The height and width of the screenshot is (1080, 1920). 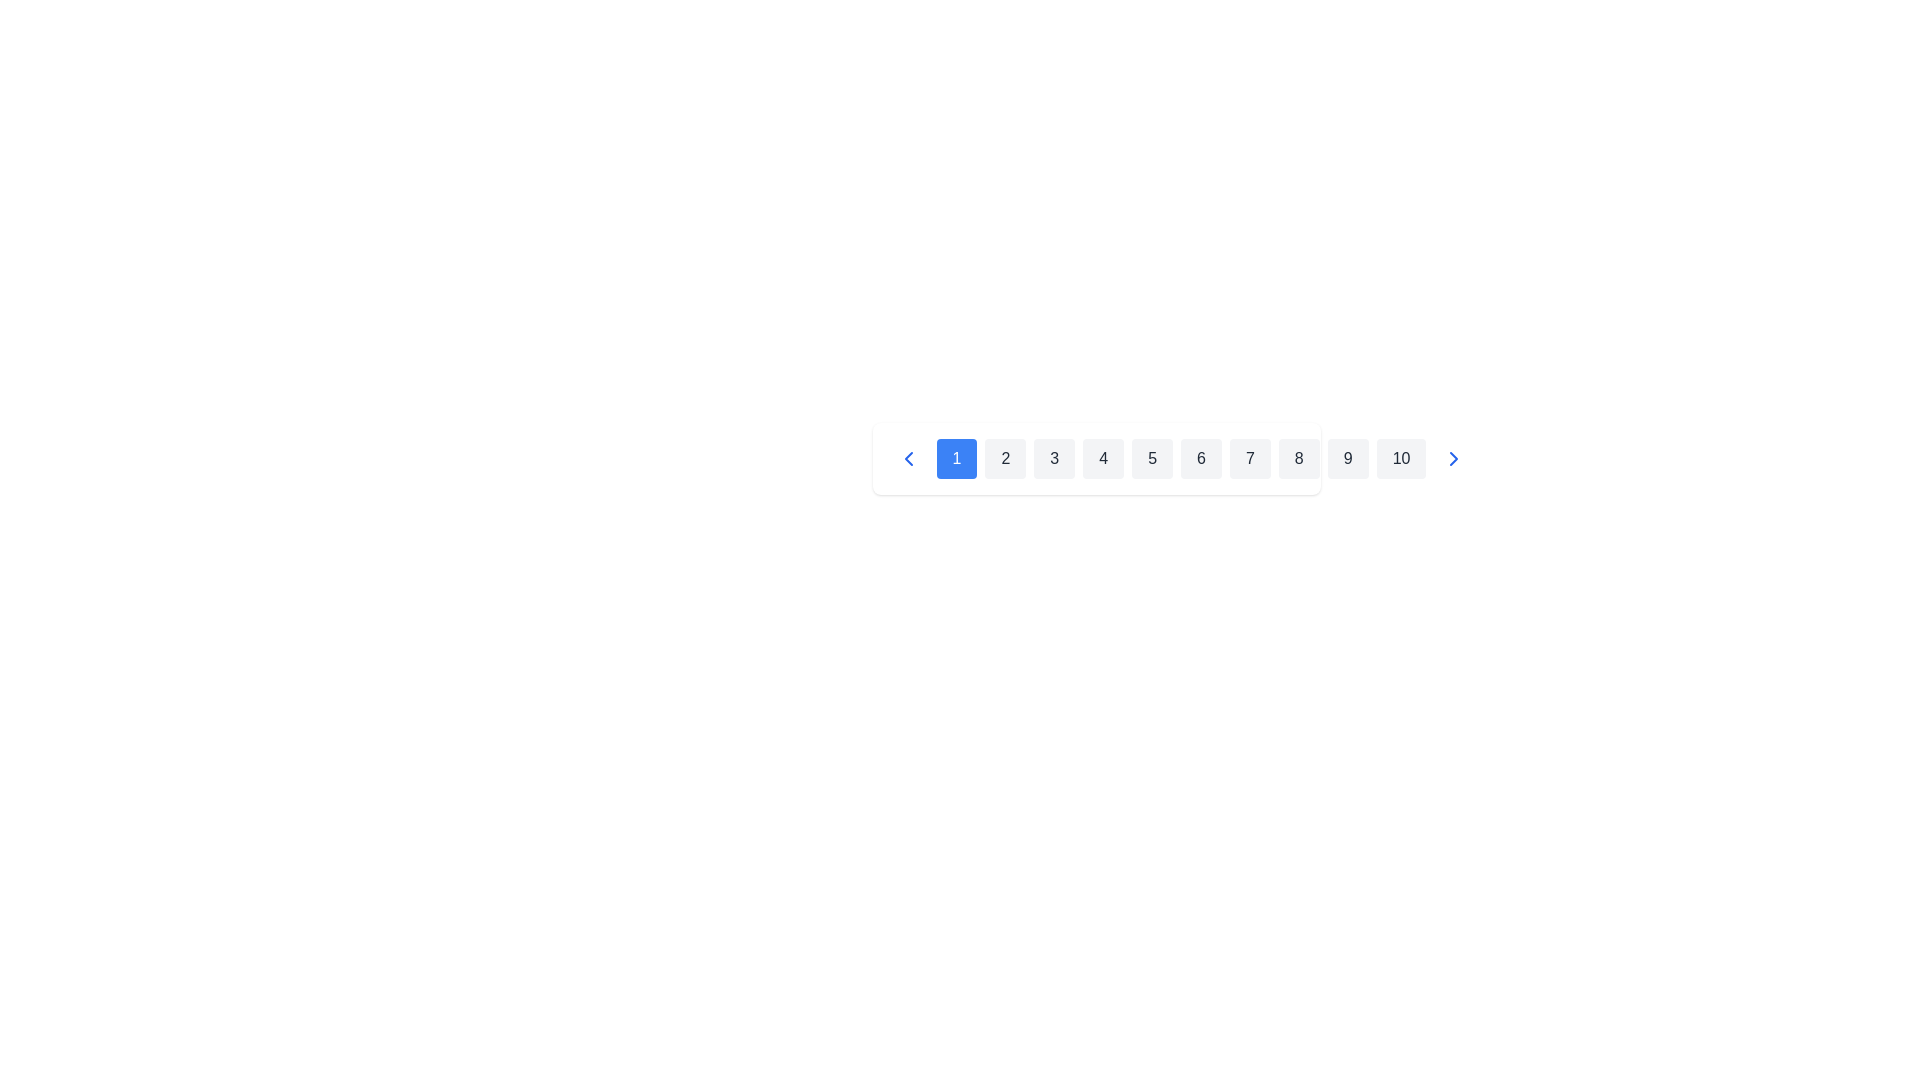 I want to click on the rounded rectangular button labeled '10', so click(x=1400, y=459).